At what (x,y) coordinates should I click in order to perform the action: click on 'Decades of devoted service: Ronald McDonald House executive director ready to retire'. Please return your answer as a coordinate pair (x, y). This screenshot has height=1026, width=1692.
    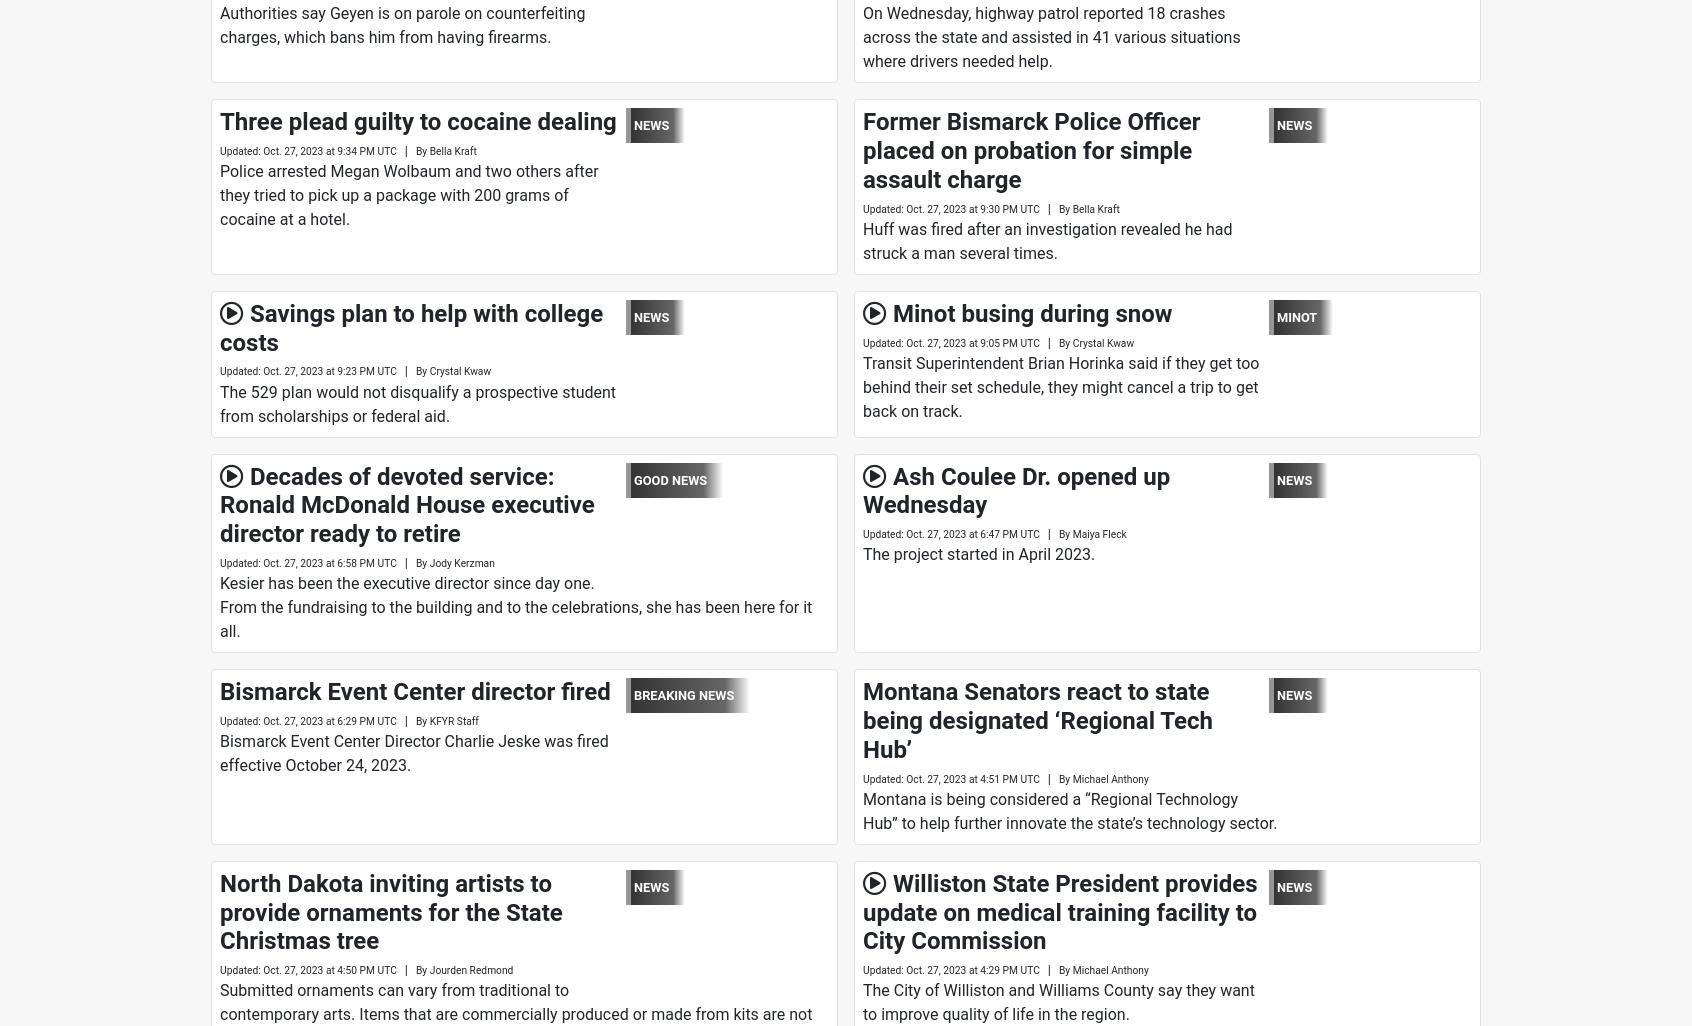
    Looking at the image, I should click on (406, 503).